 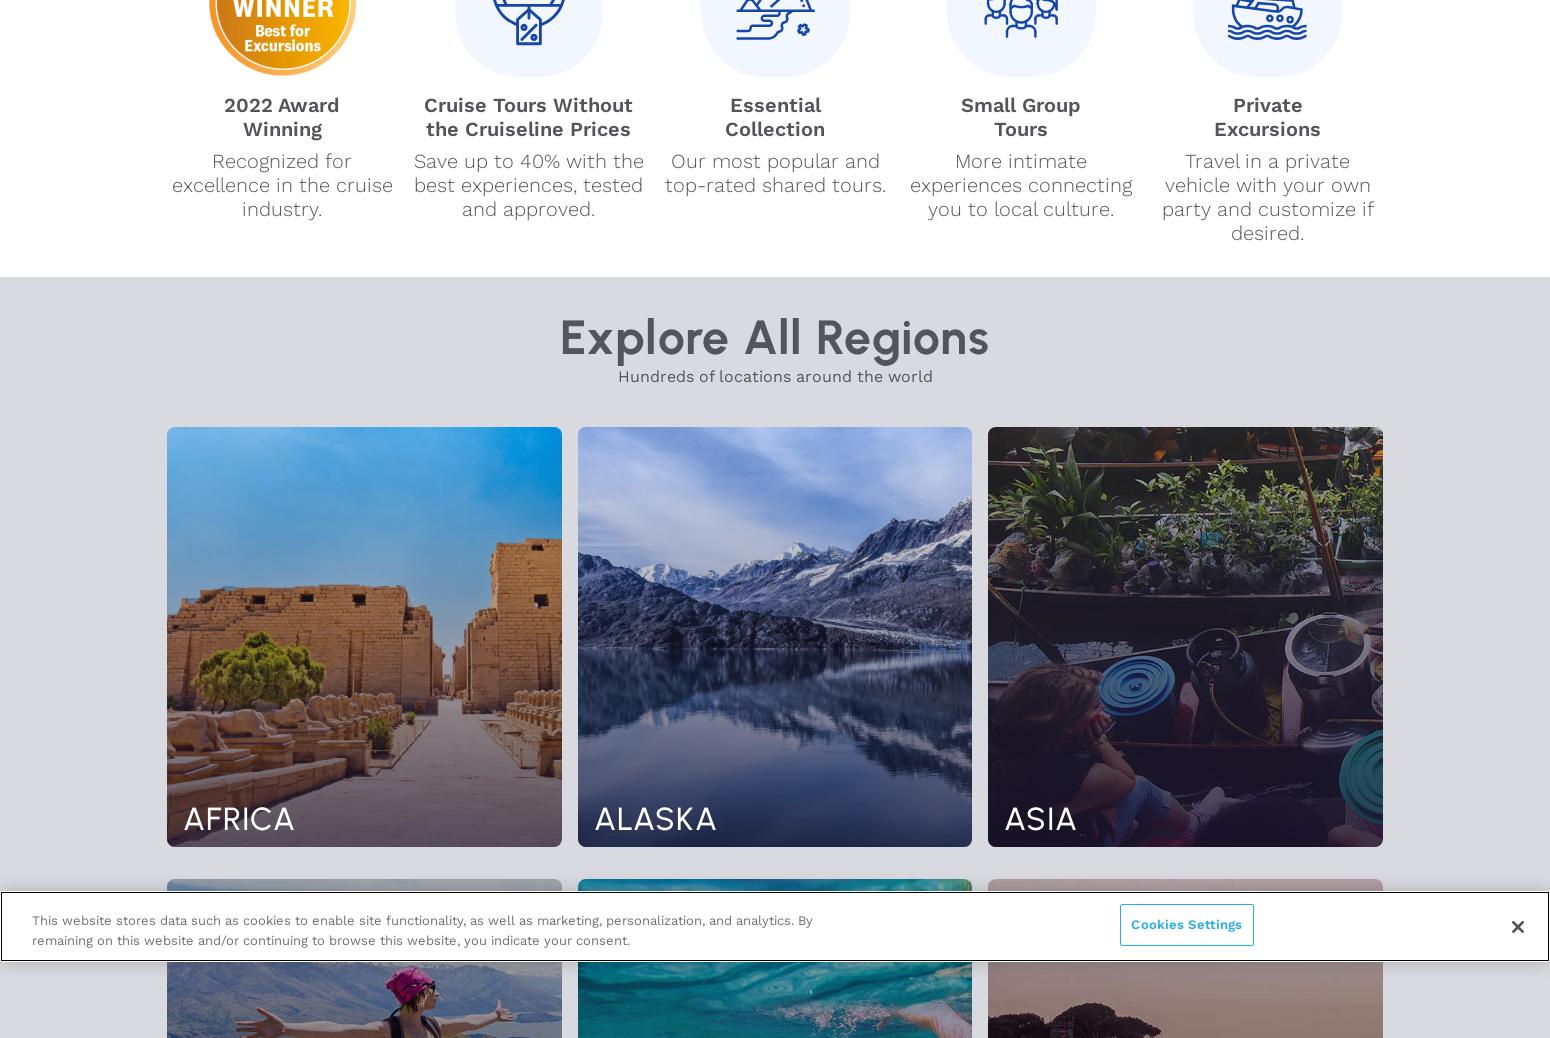 I want to click on 'Winning', so click(x=241, y=126).